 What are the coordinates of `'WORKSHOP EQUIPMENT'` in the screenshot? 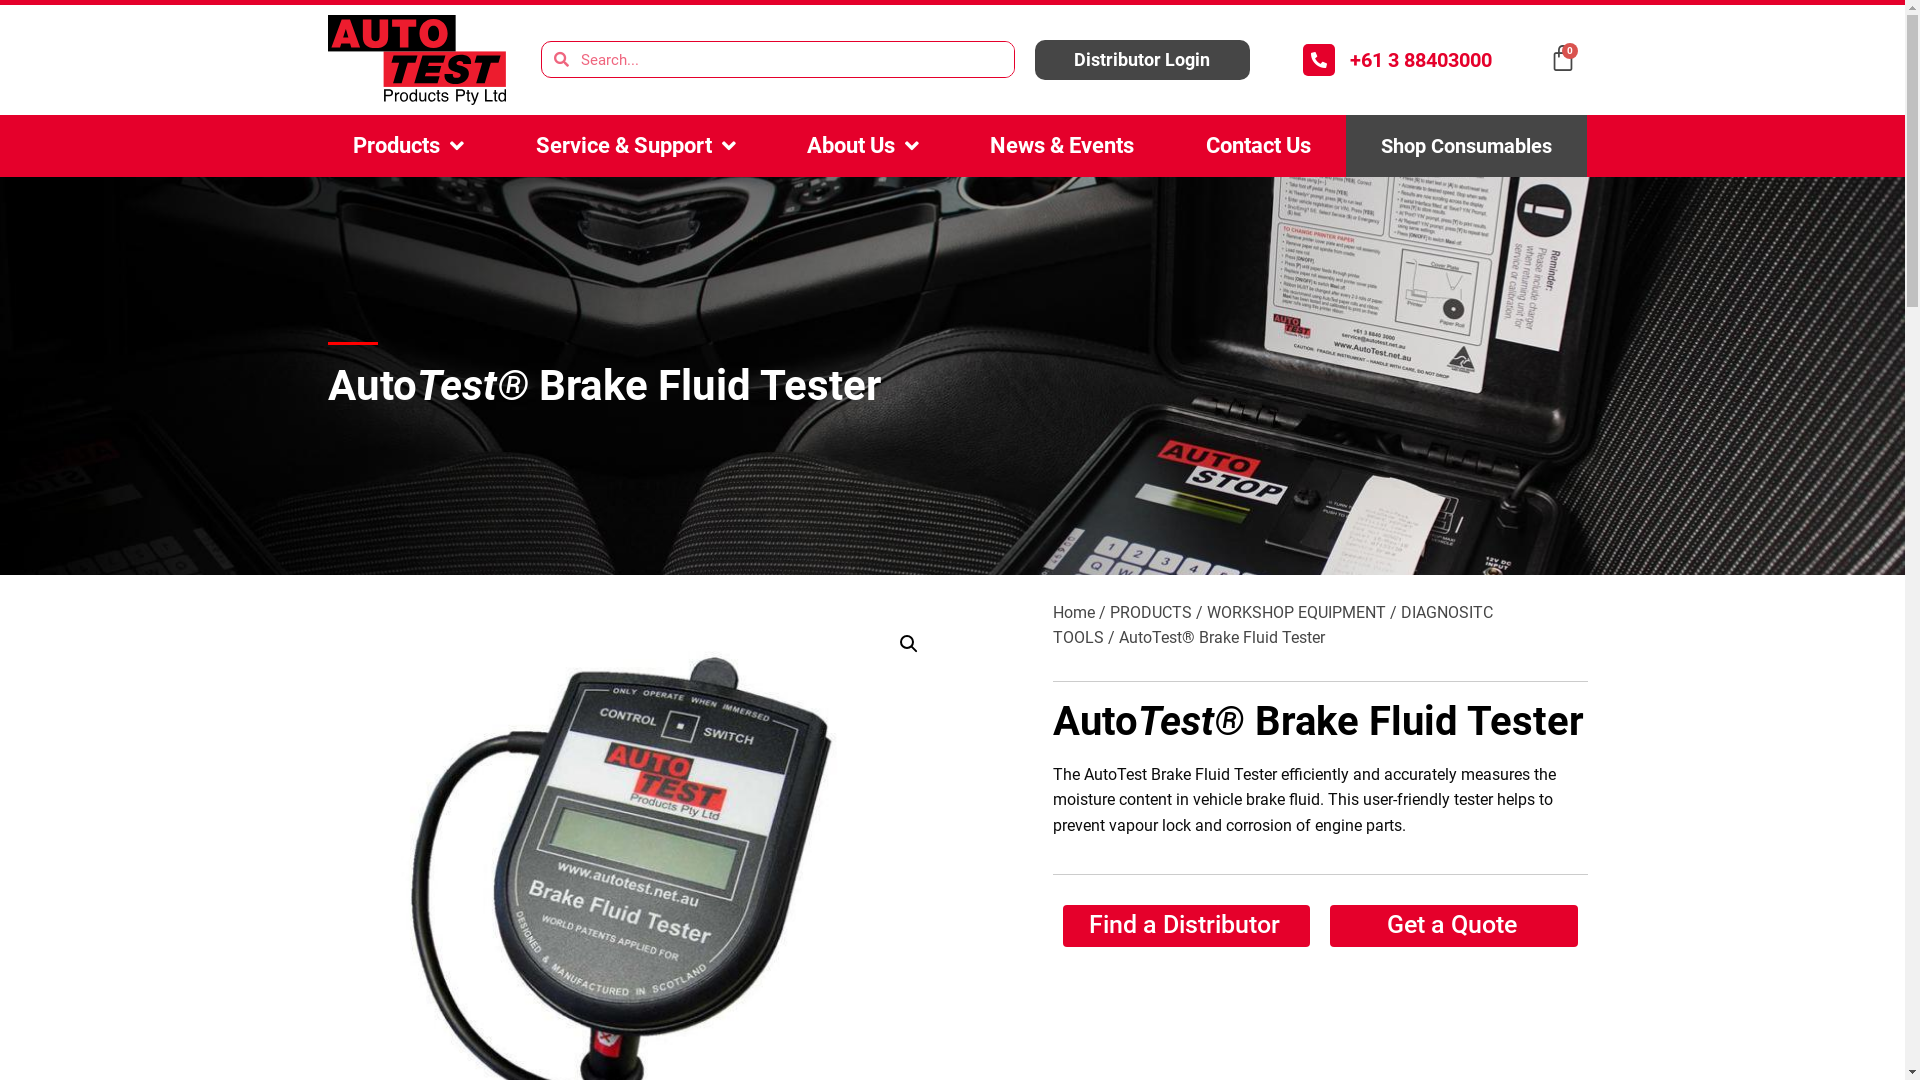 It's located at (1295, 611).